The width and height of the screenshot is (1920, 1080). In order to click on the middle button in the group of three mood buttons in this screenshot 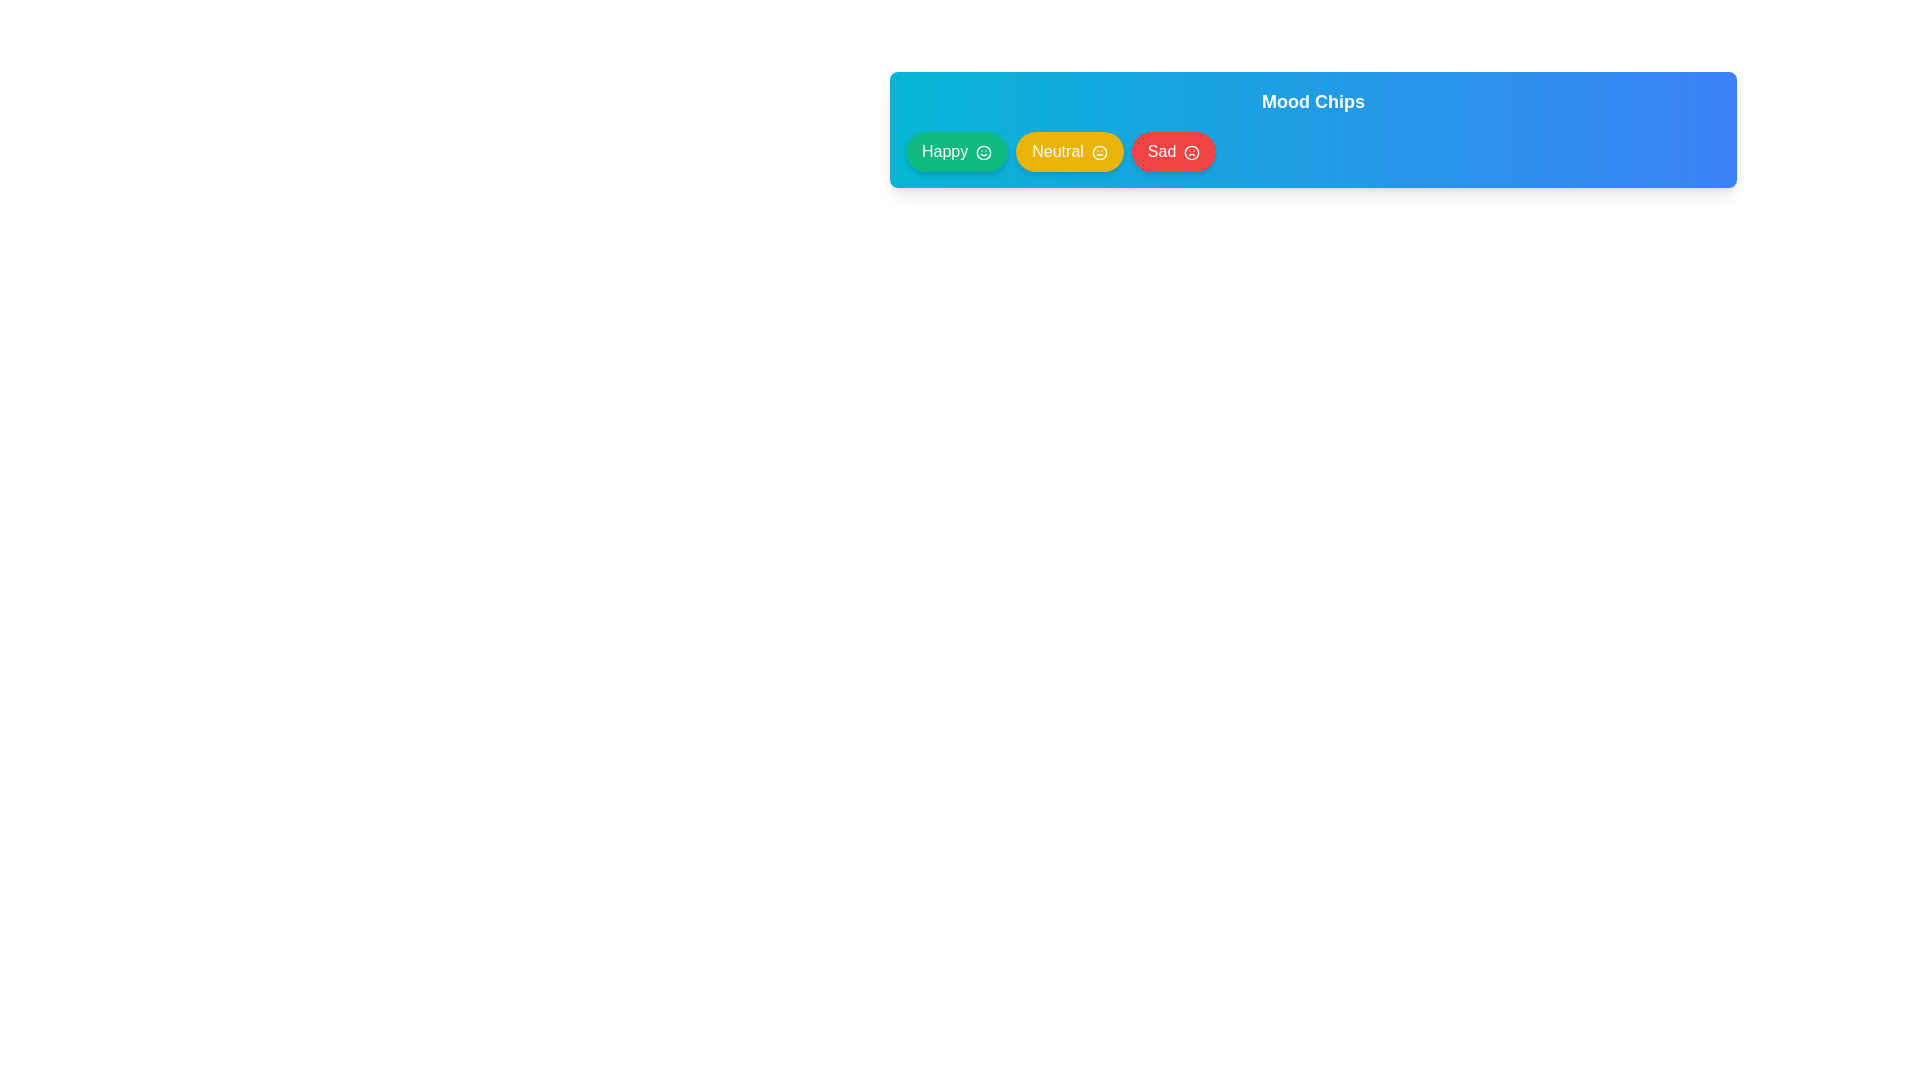, I will do `click(1069, 150)`.